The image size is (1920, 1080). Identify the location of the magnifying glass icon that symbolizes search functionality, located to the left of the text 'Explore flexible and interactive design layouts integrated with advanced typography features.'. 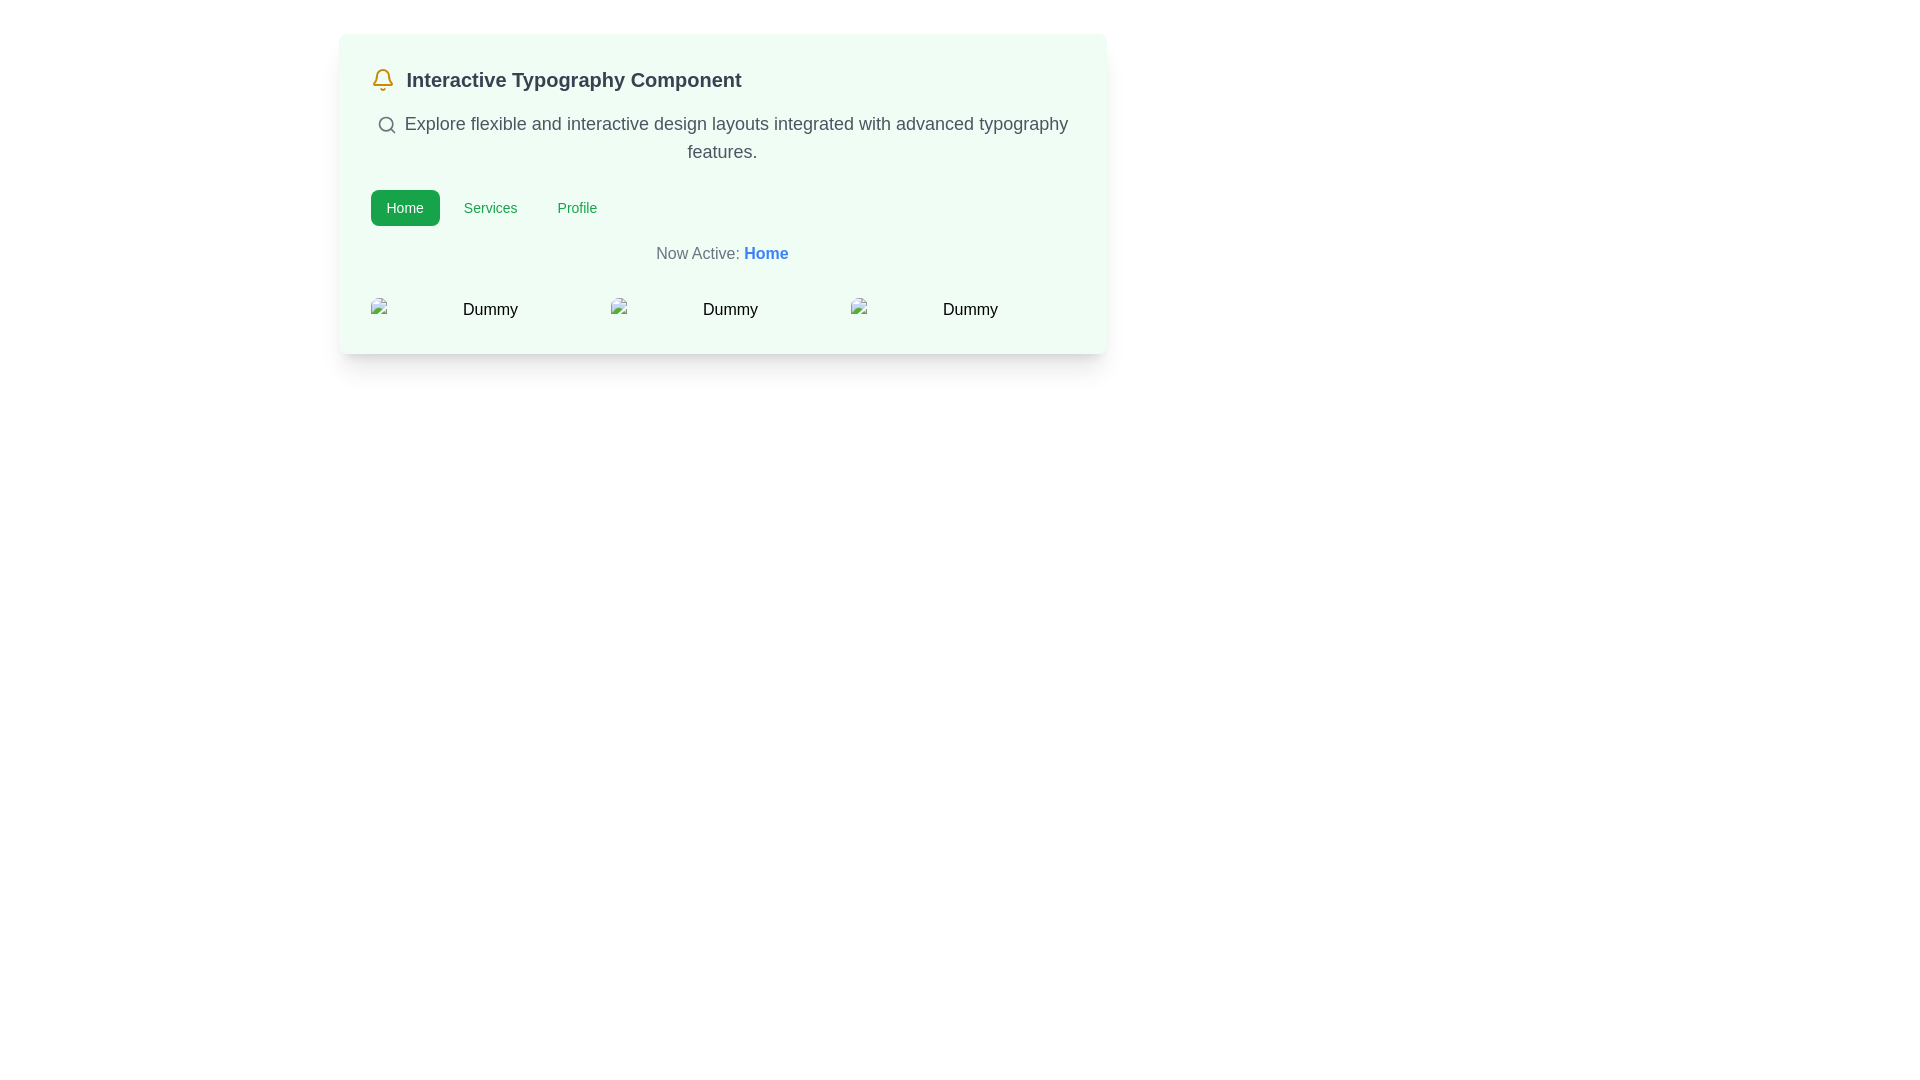
(386, 125).